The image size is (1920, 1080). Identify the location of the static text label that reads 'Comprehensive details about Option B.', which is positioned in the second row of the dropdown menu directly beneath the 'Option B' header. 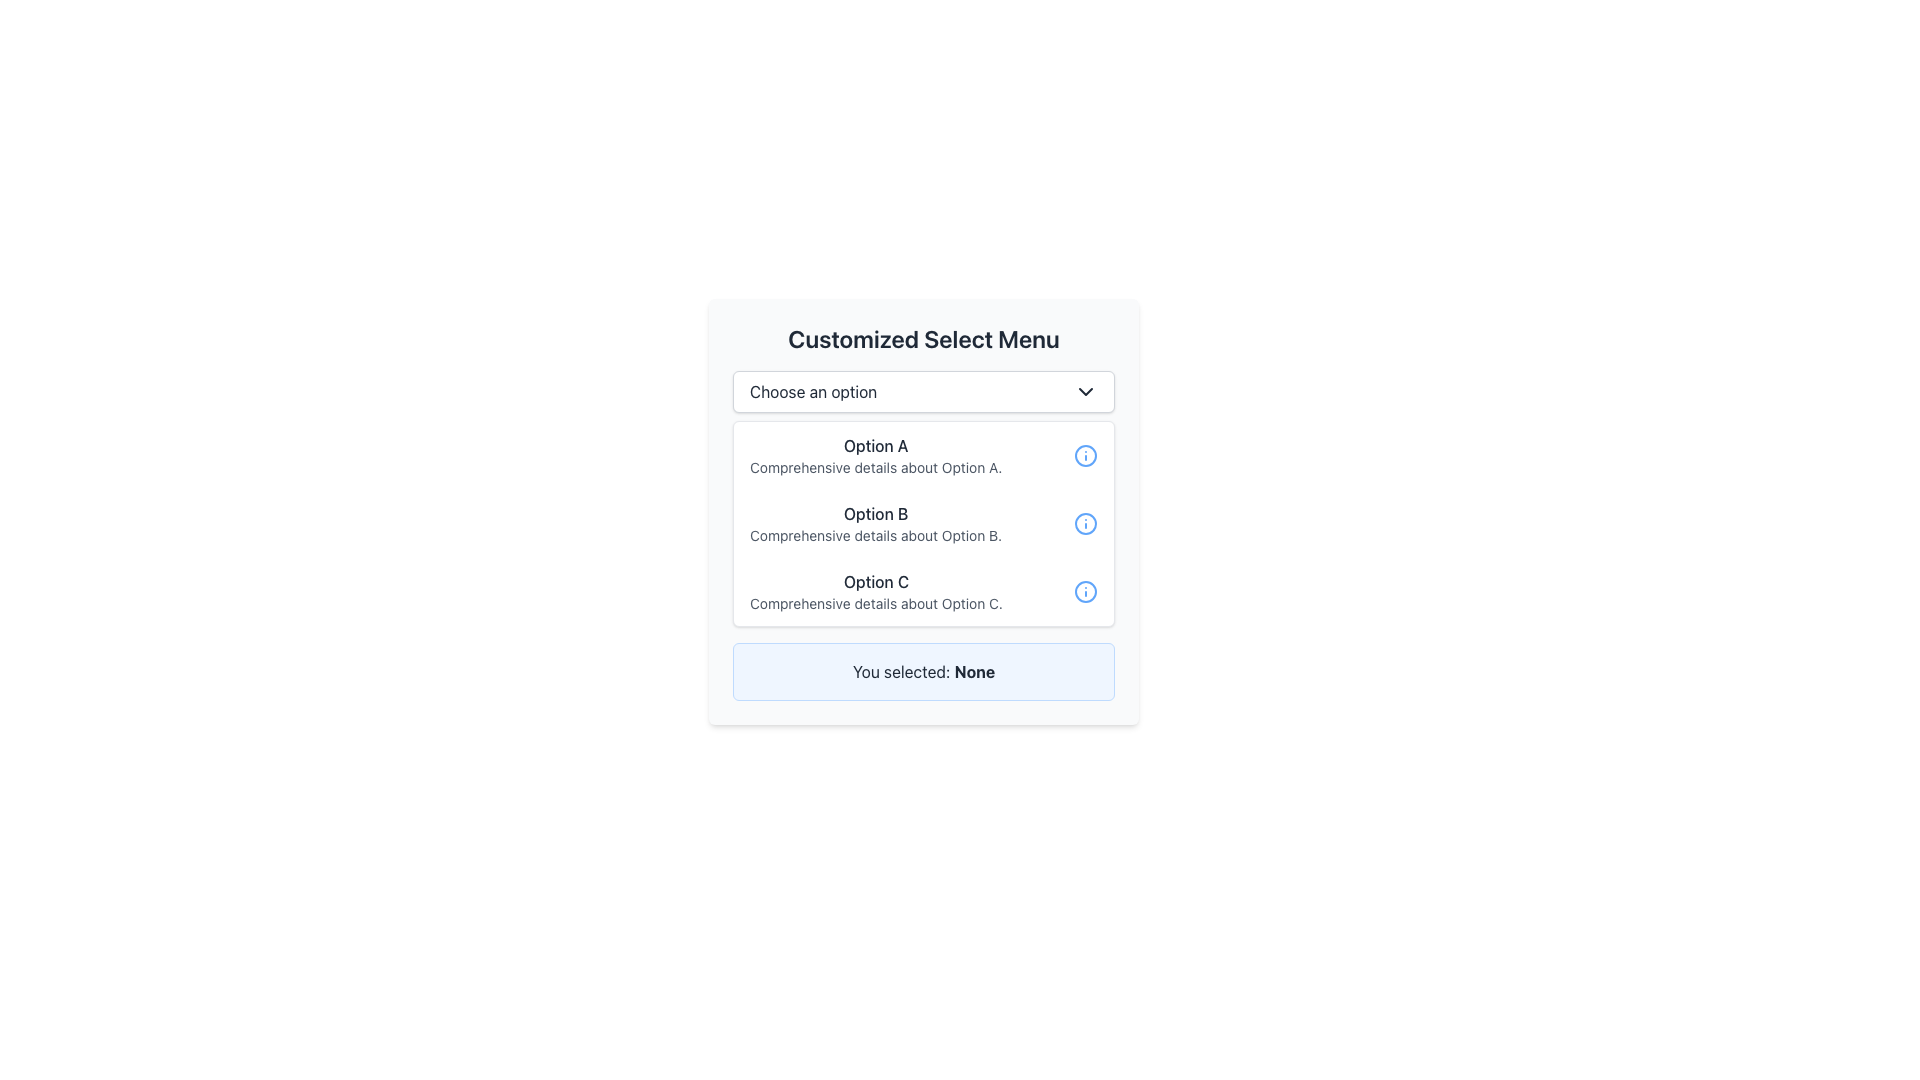
(876, 535).